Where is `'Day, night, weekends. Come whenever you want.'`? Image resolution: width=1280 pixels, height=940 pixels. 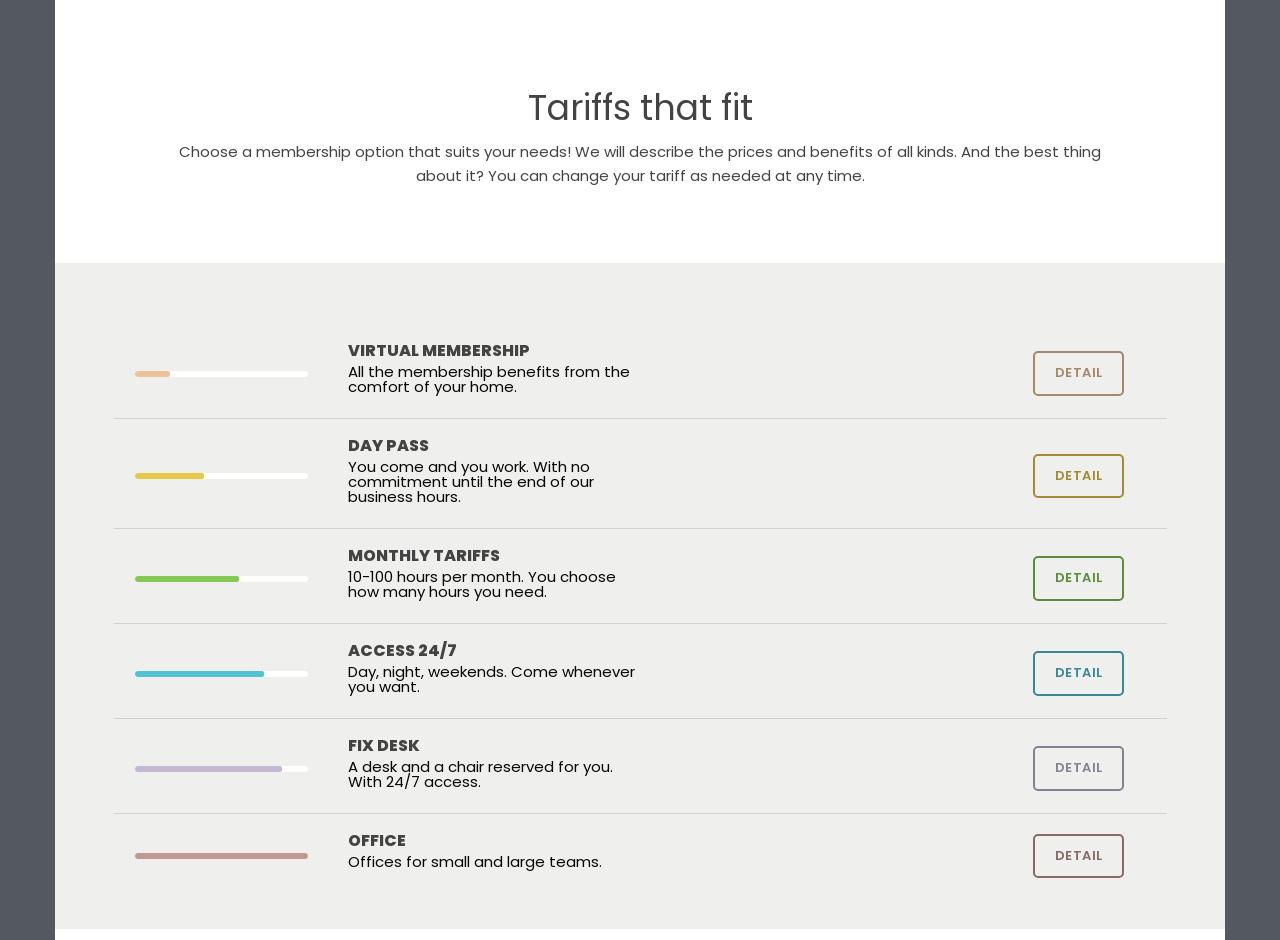
'Day, night, weekends. Come whenever you want.' is located at coordinates (347, 677).